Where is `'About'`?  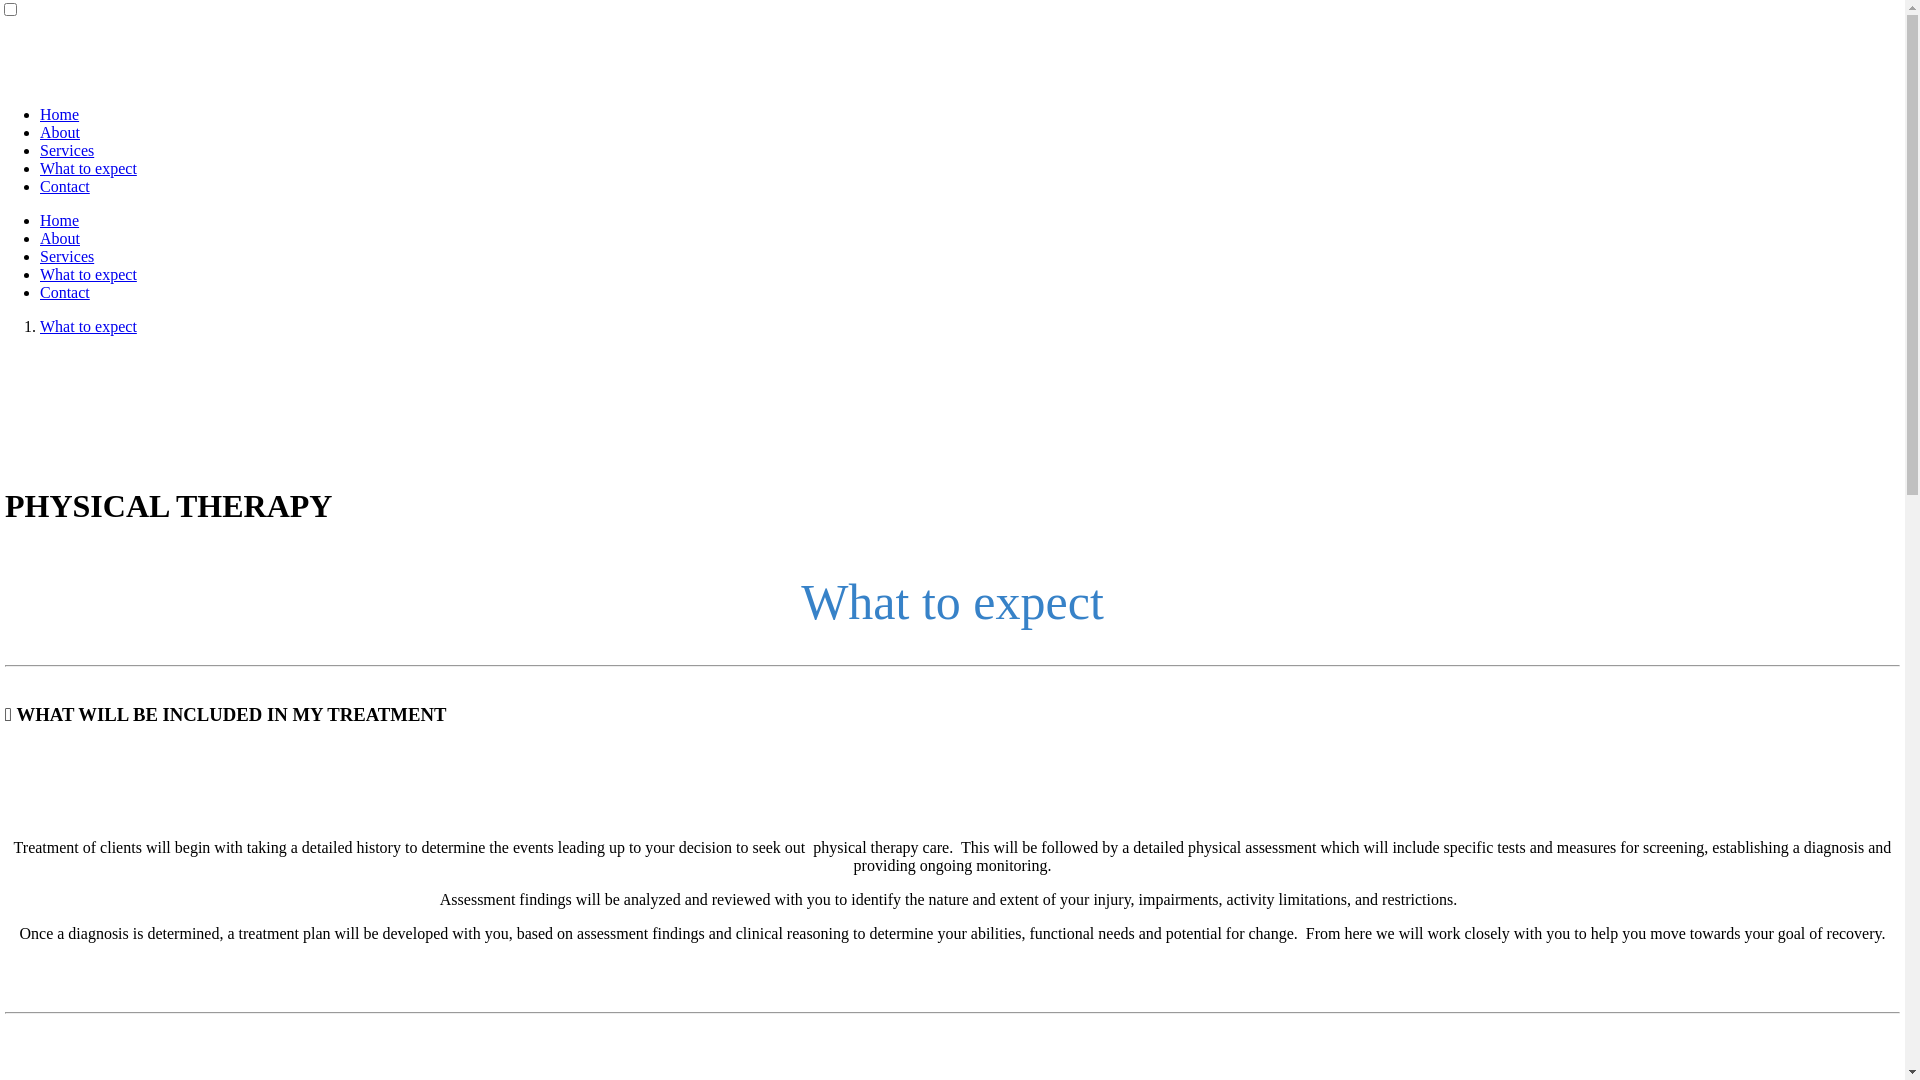 'About' is located at coordinates (59, 237).